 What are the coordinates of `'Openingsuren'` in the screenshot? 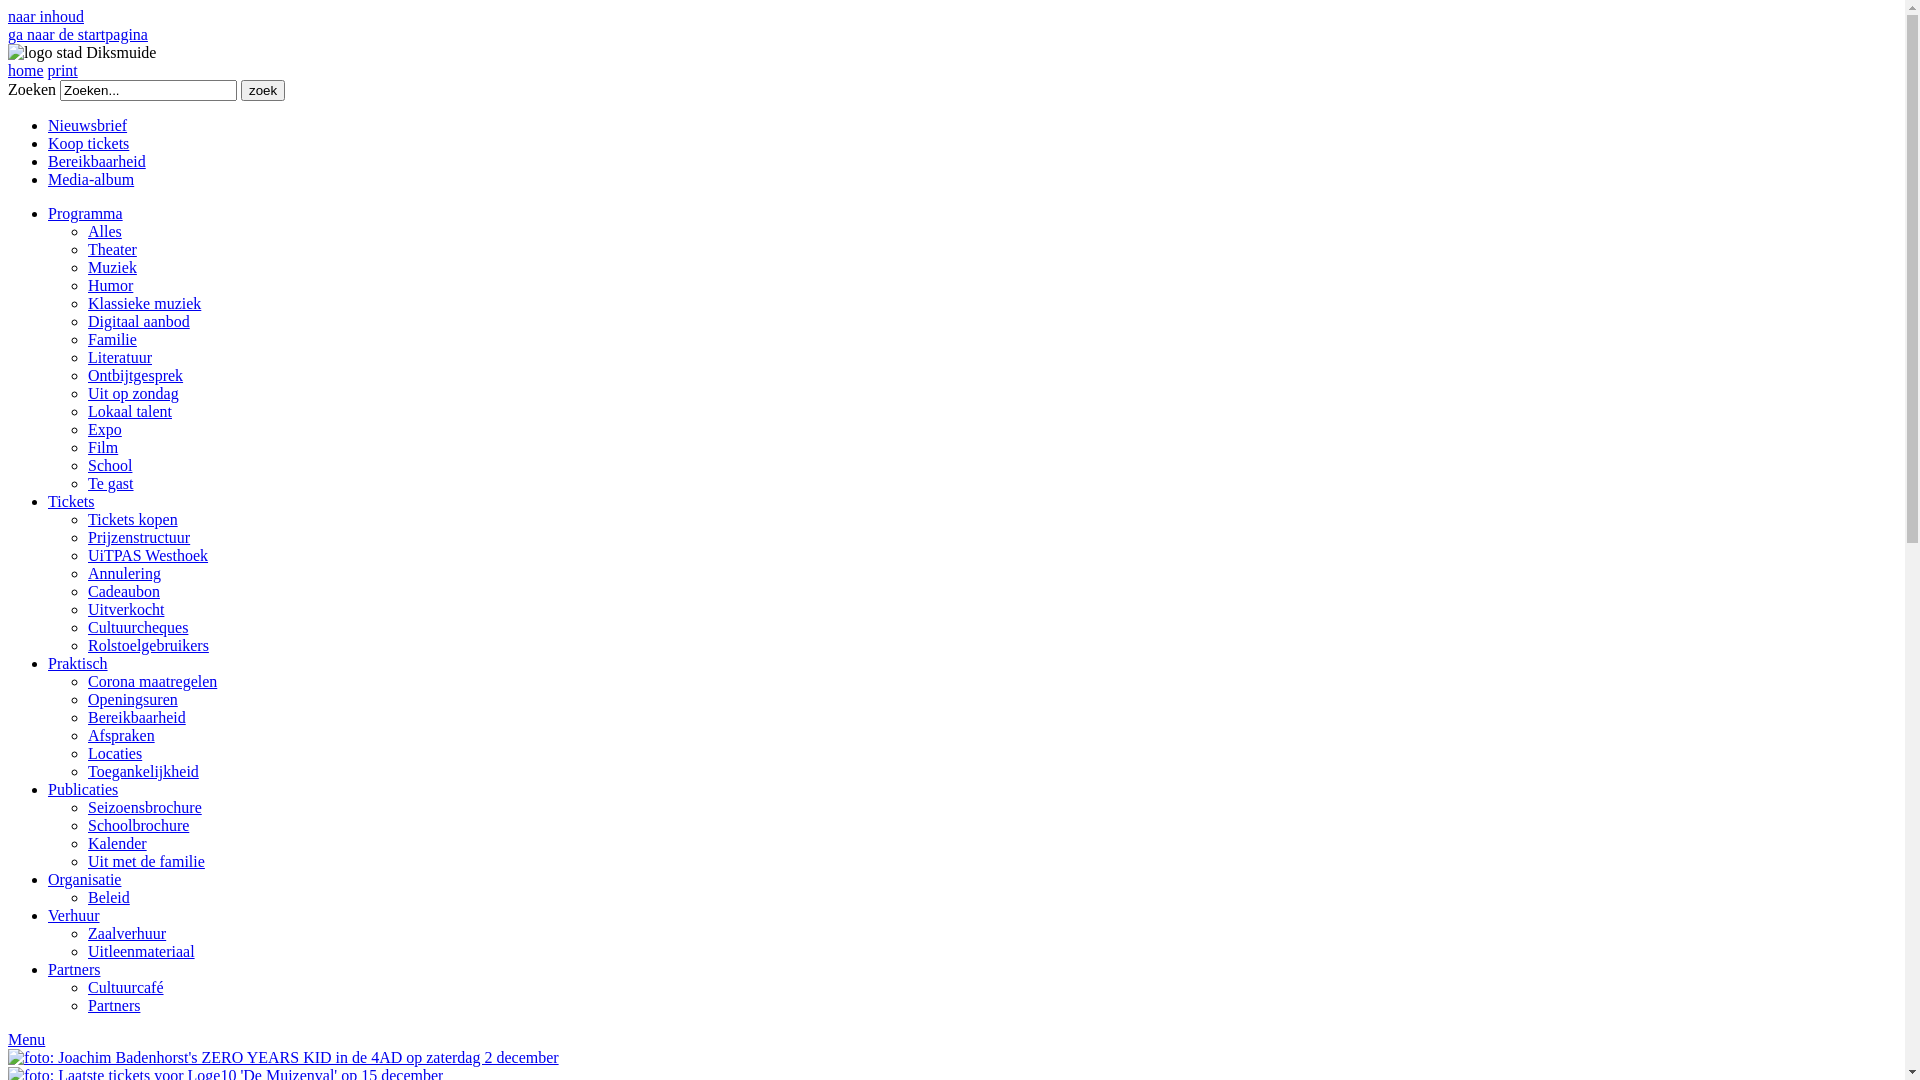 It's located at (132, 698).